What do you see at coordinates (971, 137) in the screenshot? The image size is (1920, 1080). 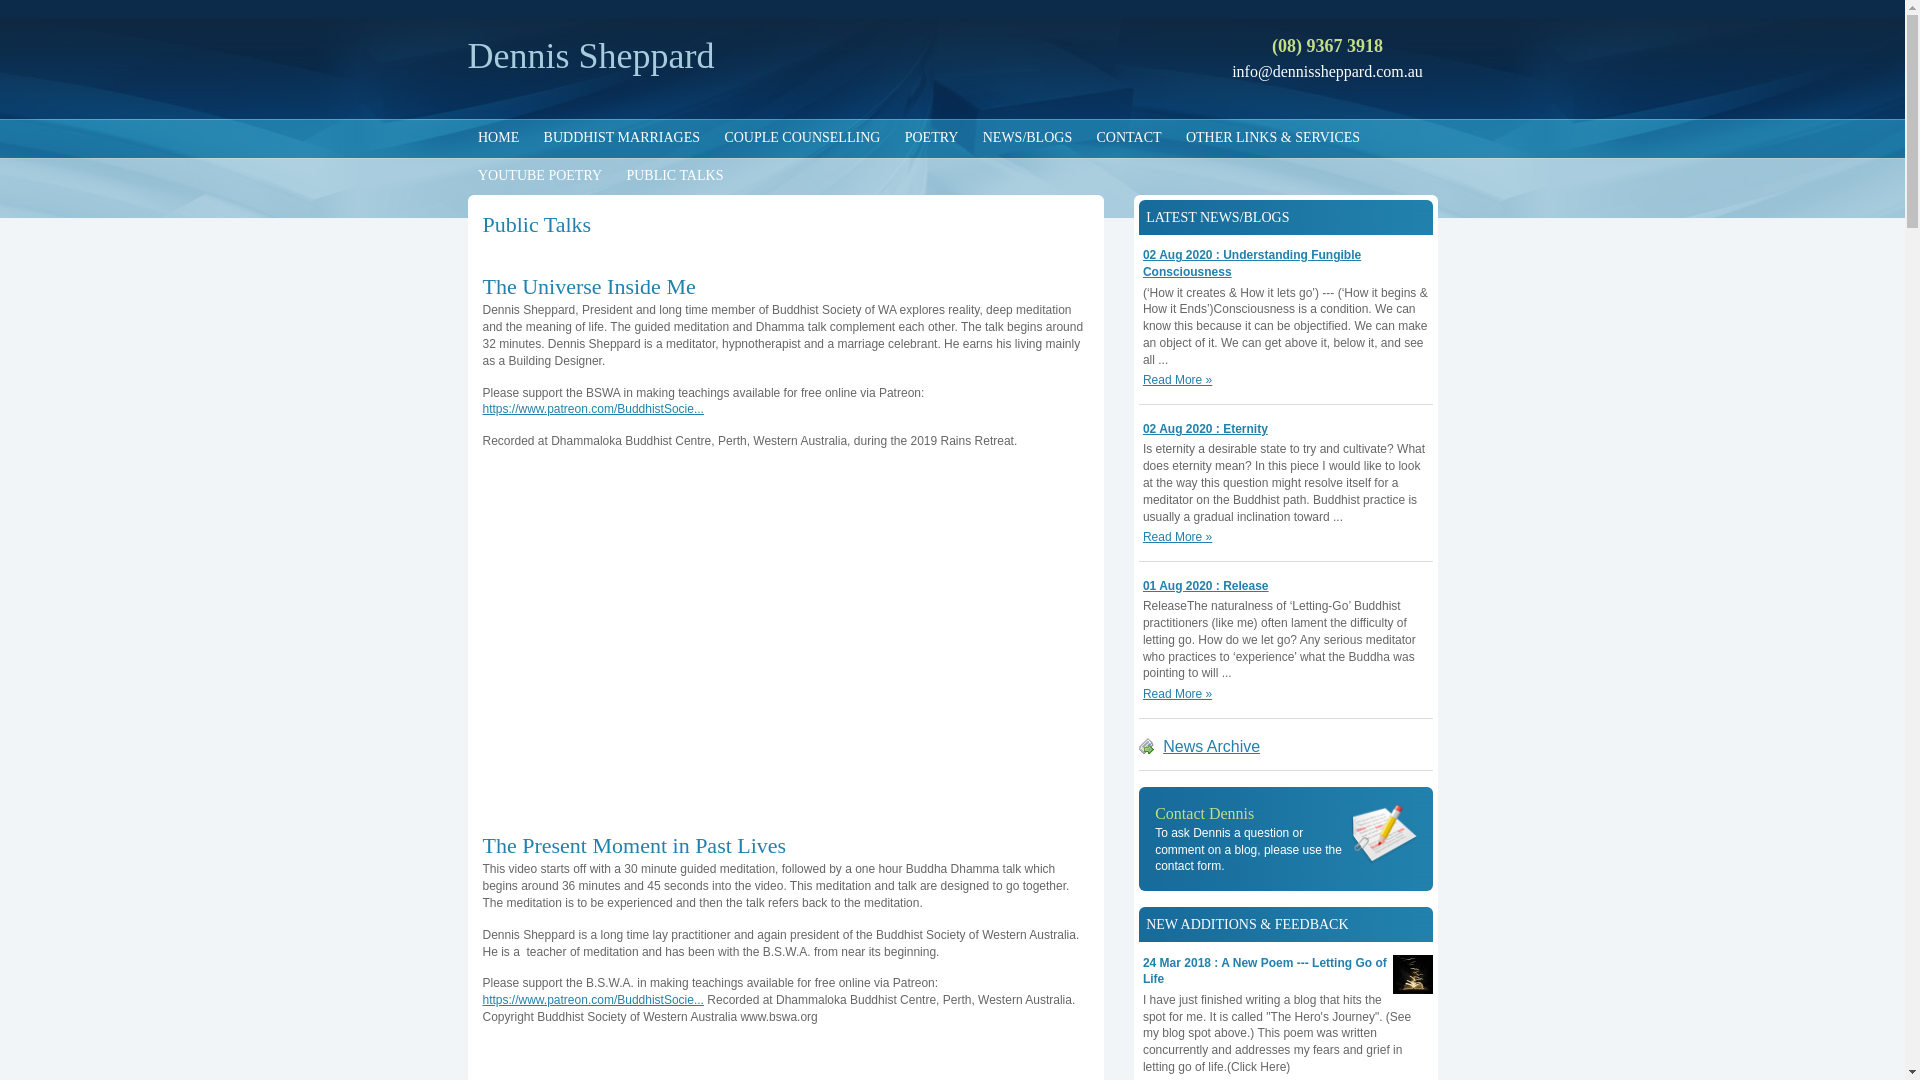 I see `'NEWS/BLOGS'` at bounding box center [971, 137].